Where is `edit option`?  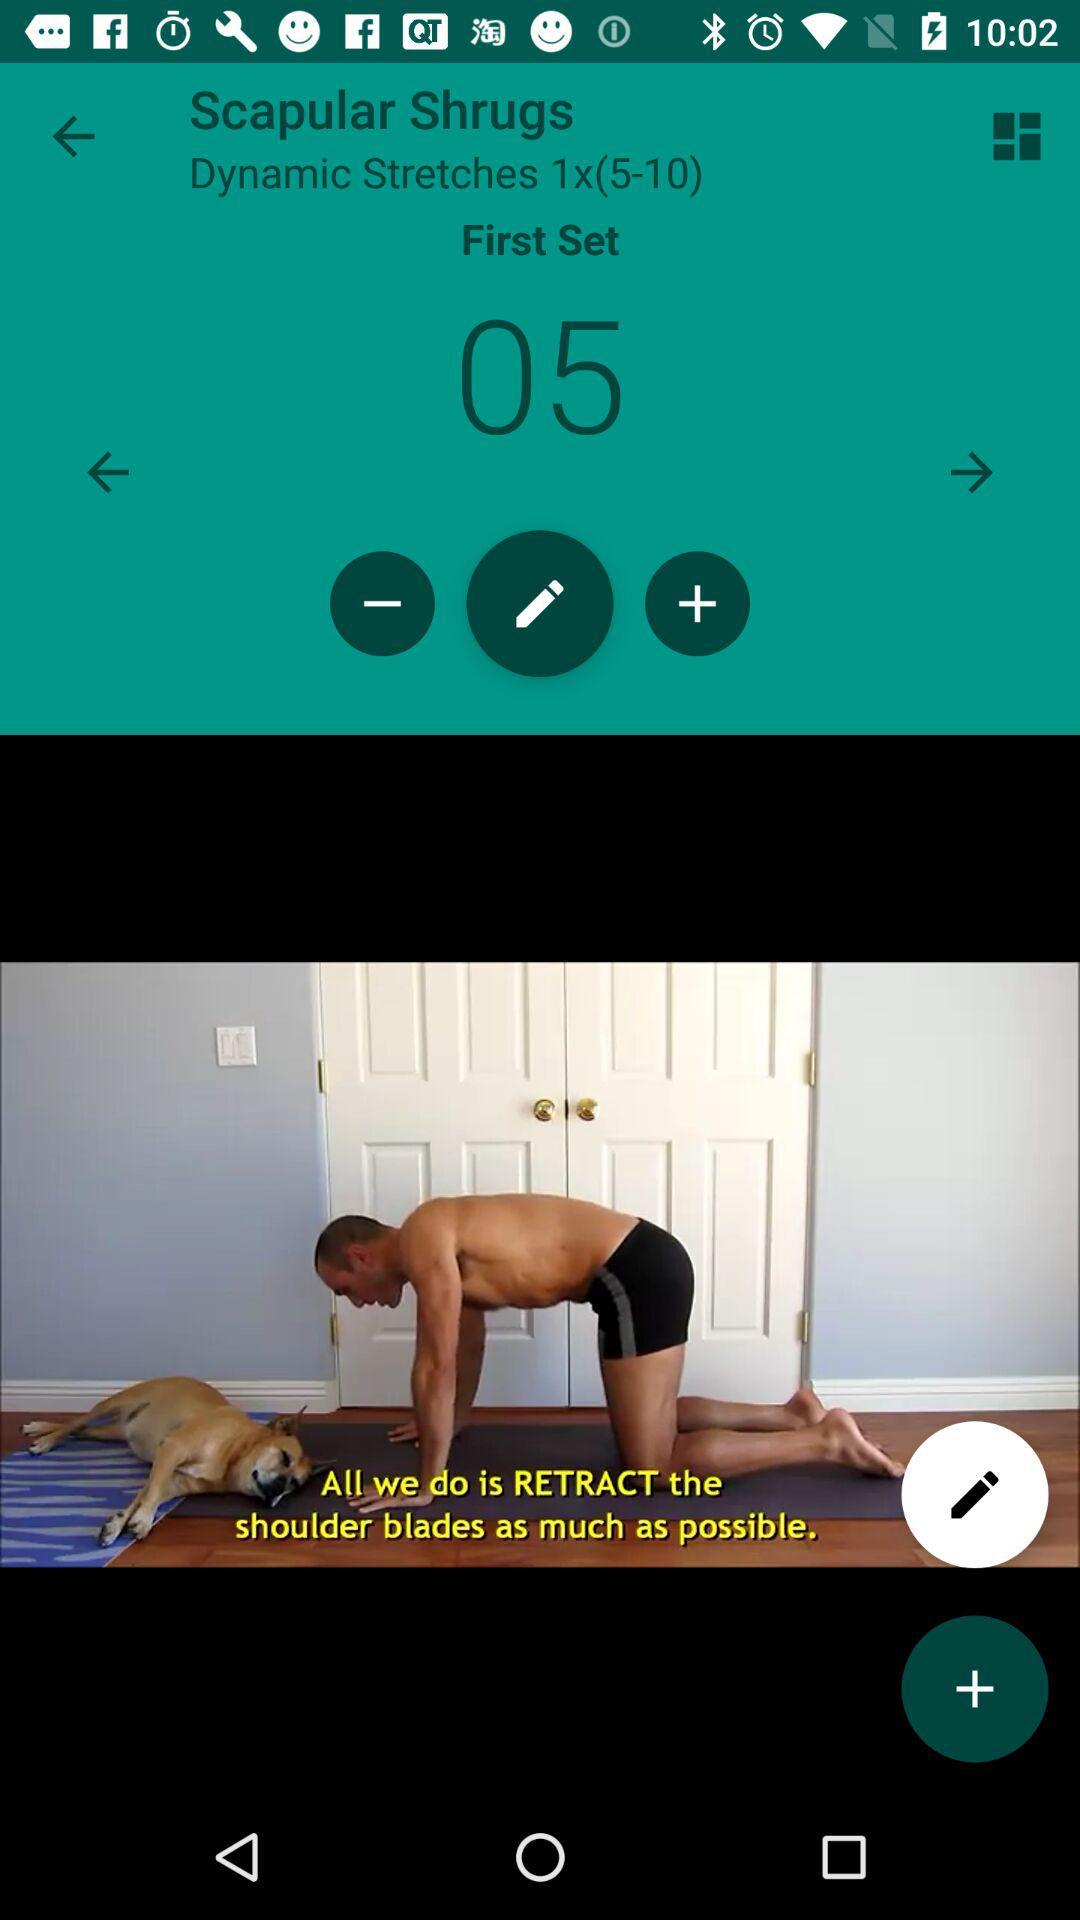
edit option is located at coordinates (540, 602).